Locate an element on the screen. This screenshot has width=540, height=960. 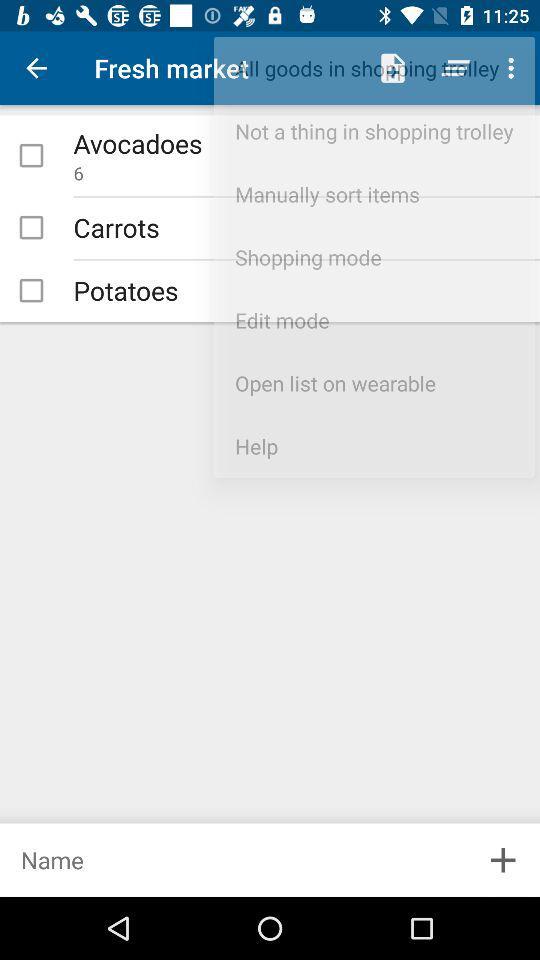
potatoes is located at coordinates (30, 289).